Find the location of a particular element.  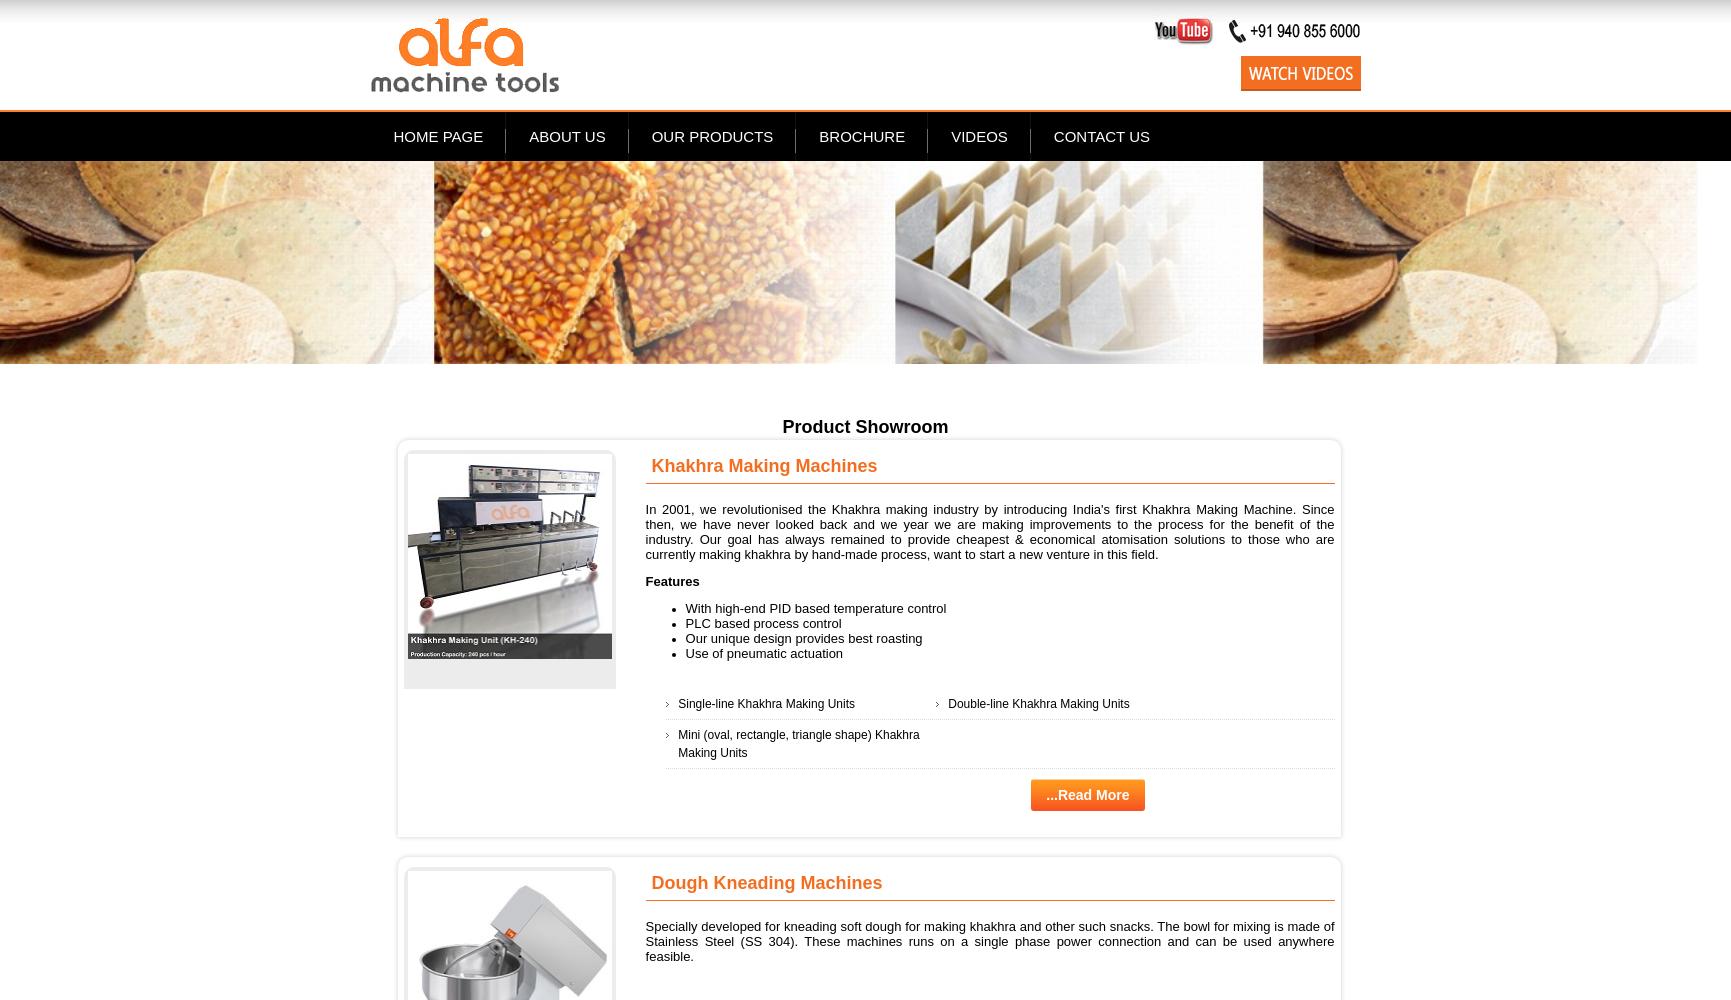

'Specially developed for kneading soft dough for making khakhra and other such snacks. The bowl for mixing is made of Stainless Steel (SS 304). These machines runs on a single phase power connection and can be used anywhere feasible.' is located at coordinates (988, 939).